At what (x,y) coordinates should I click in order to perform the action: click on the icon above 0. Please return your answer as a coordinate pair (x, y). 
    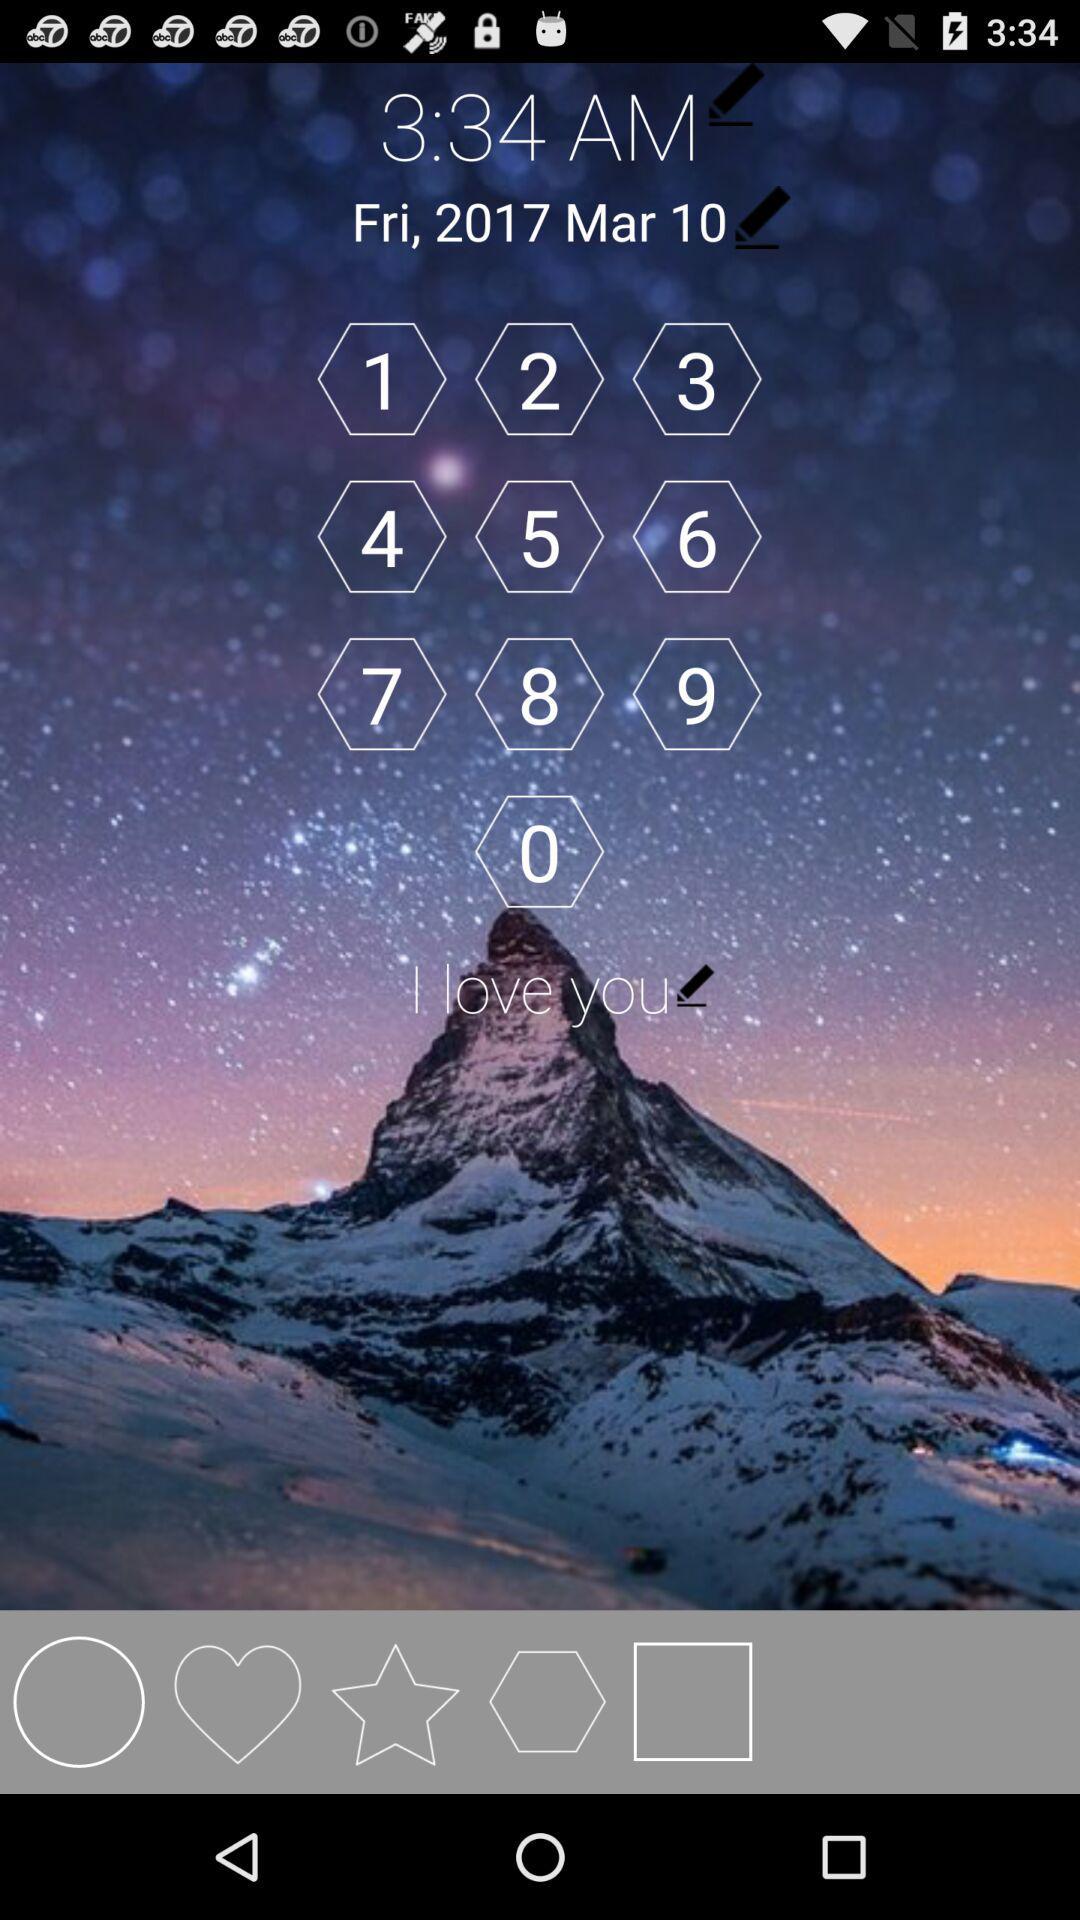
    Looking at the image, I should click on (538, 694).